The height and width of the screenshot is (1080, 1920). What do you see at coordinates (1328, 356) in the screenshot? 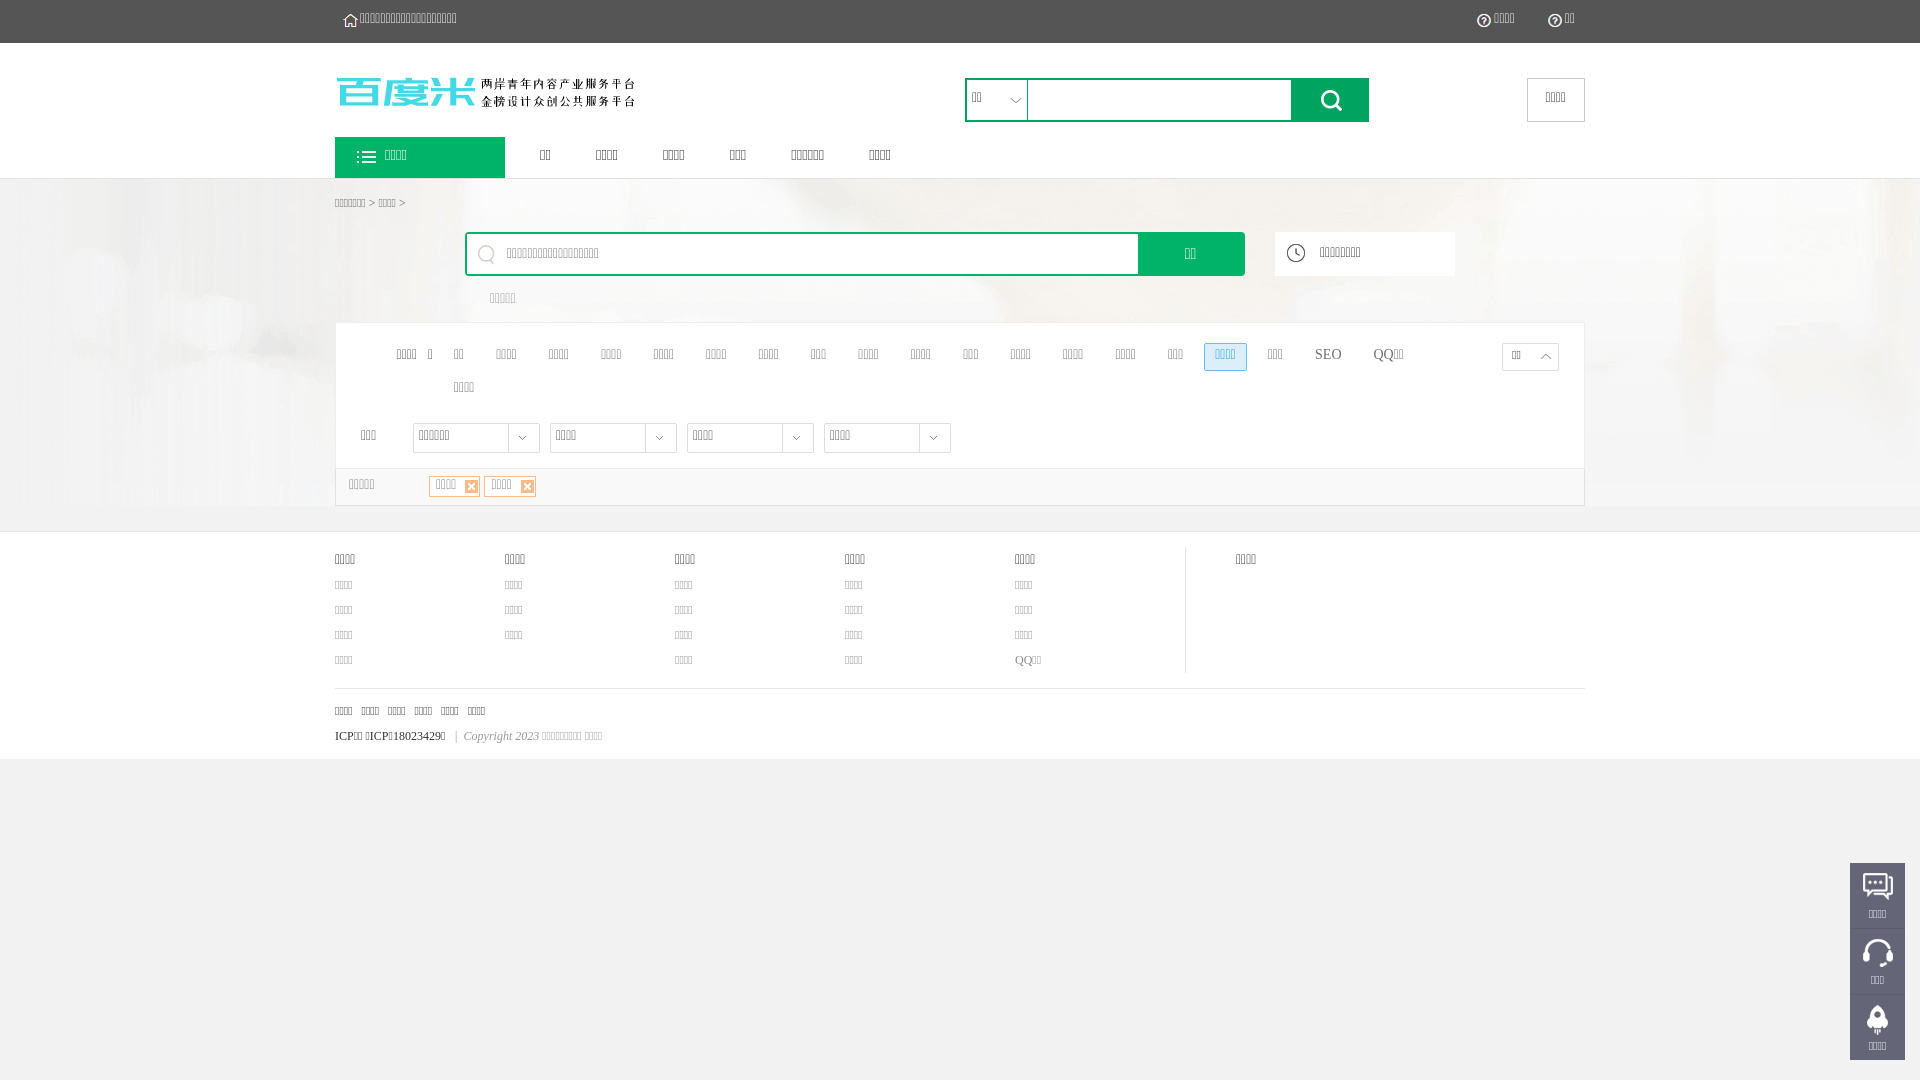
I see `'SEO'` at bounding box center [1328, 356].